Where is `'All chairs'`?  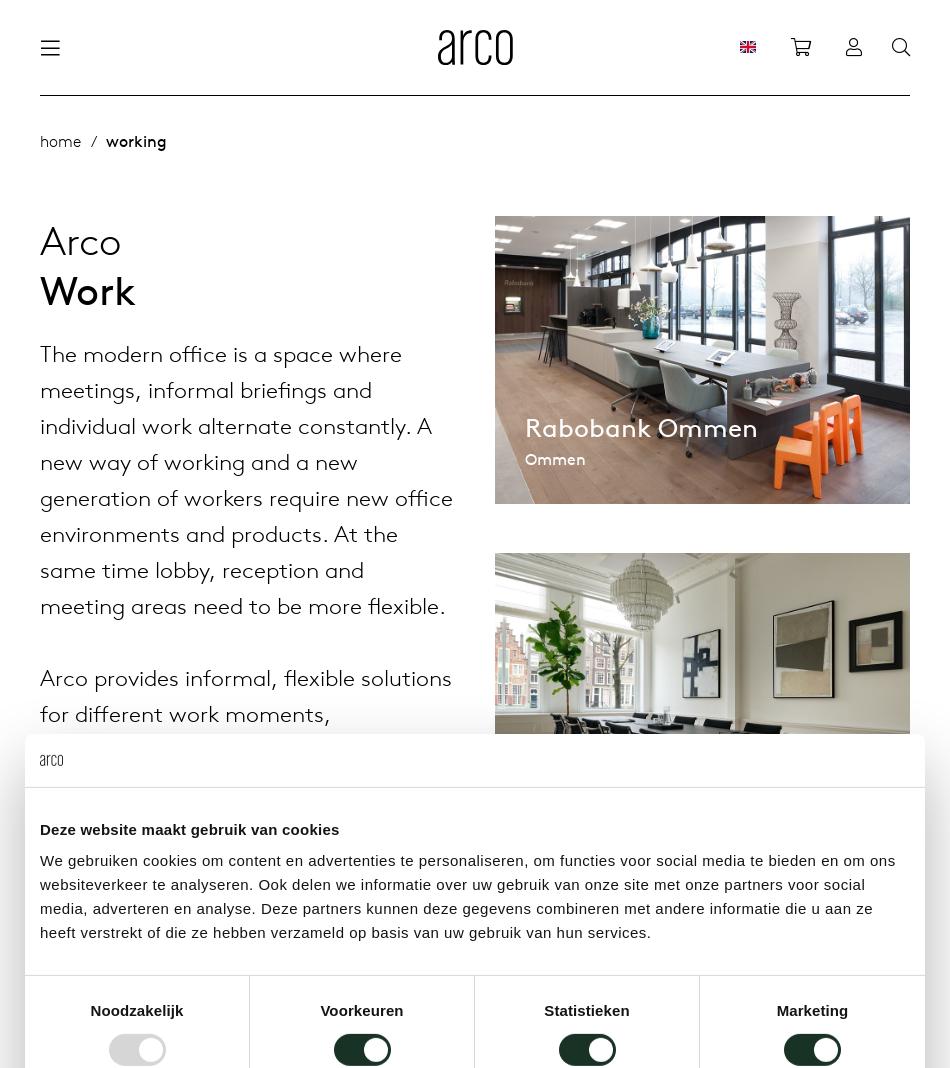
'All chairs' is located at coordinates (335, 142).